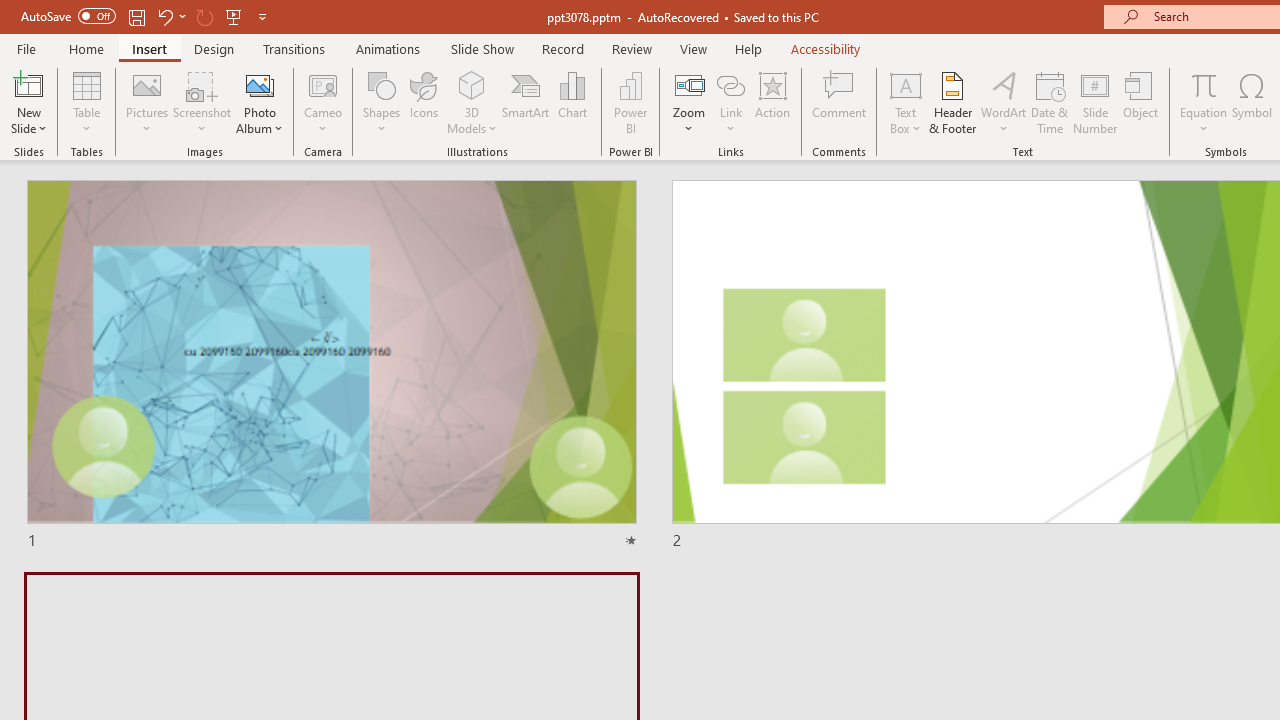 This screenshot has width=1280, height=720. What do you see at coordinates (323, 84) in the screenshot?
I see `'Cameo'` at bounding box center [323, 84].